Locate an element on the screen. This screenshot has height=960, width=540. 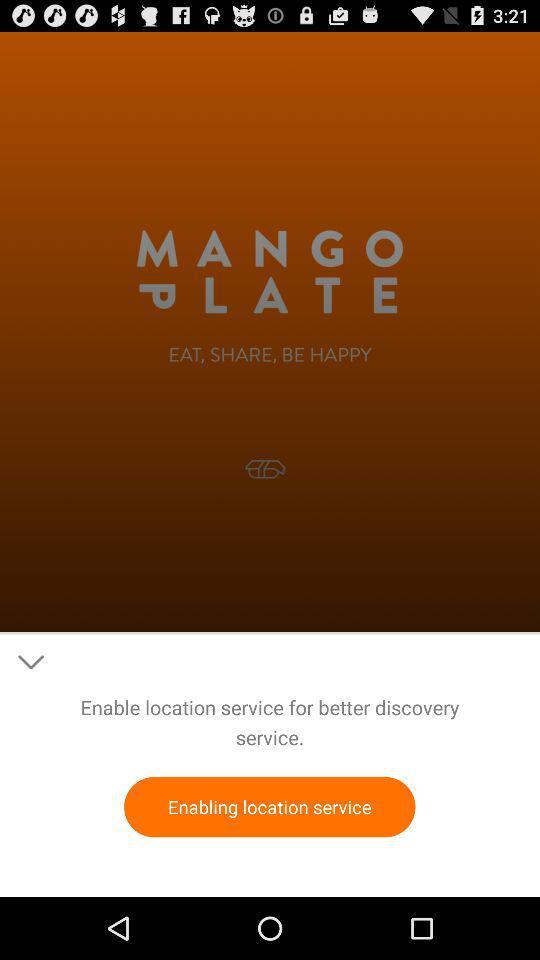
icon at the bottom left corner is located at coordinates (30, 662).